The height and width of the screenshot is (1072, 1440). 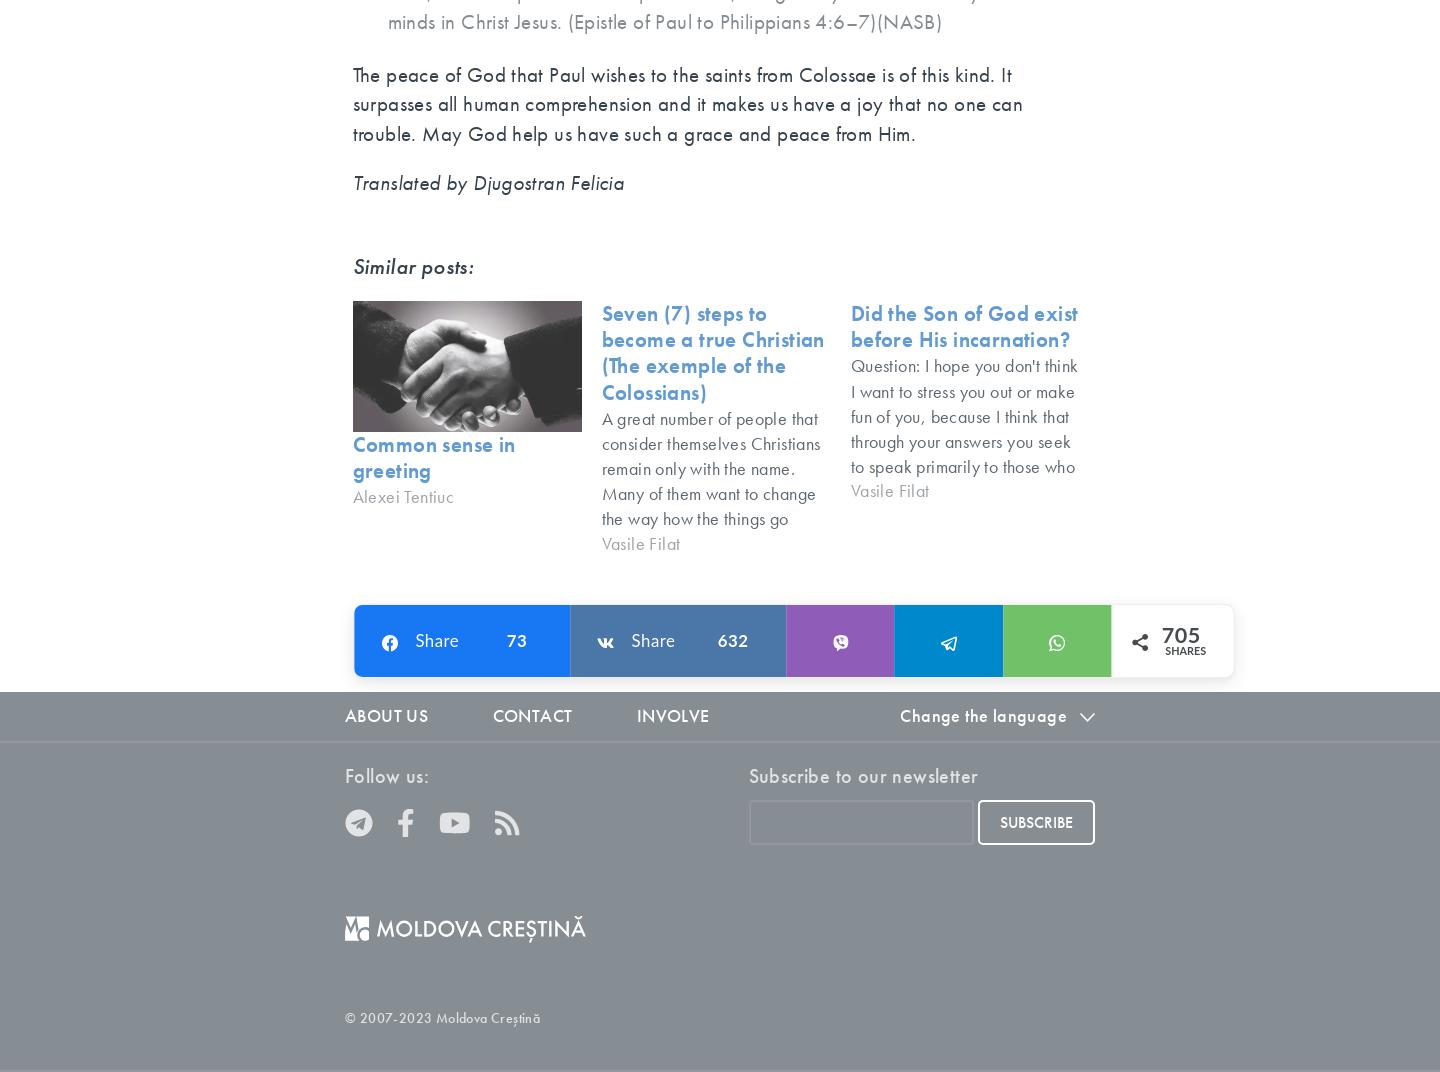 I want to click on 'Involve', so click(x=635, y=713).